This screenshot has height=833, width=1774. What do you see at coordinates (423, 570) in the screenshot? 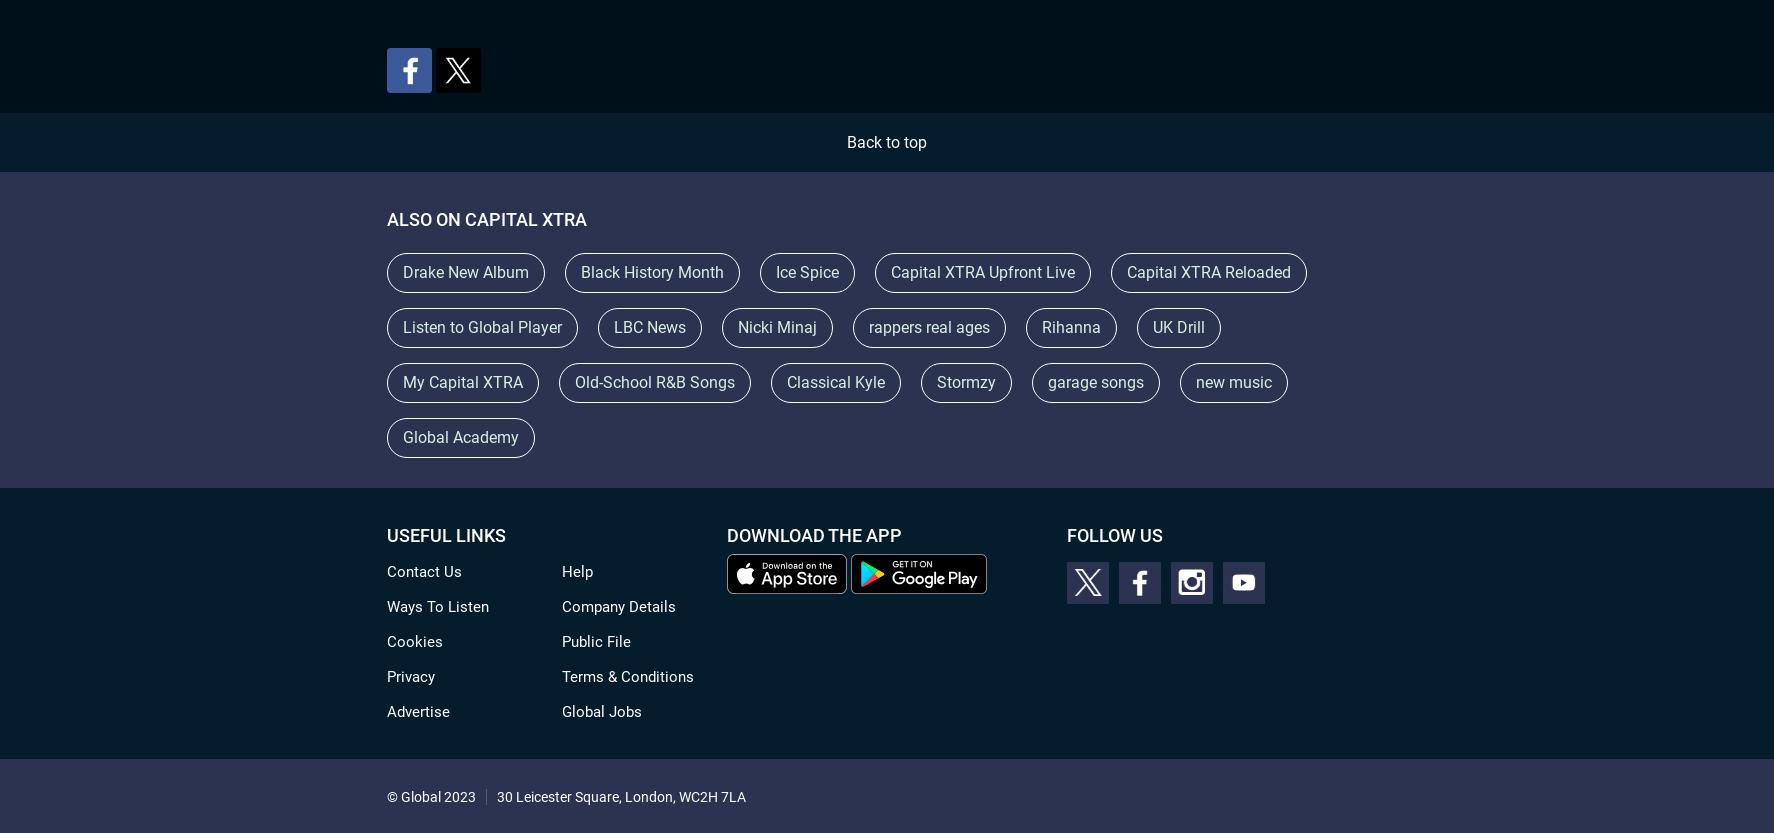
I see `'Contact Us'` at bounding box center [423, 570].